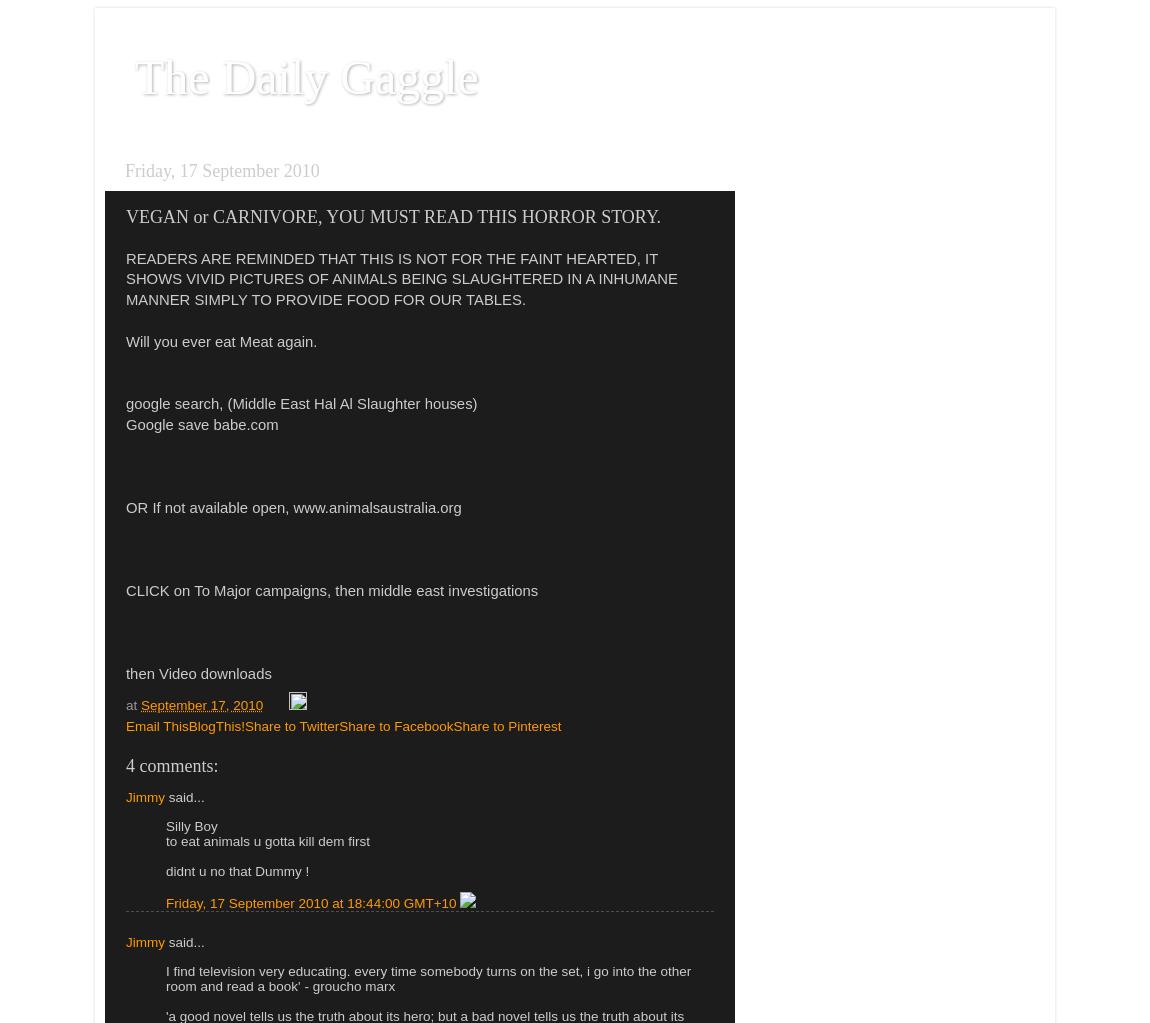 The width and height of the screenshot is (1150, 1023). I want to click on 'Share to Twitter', so click(291, 726).